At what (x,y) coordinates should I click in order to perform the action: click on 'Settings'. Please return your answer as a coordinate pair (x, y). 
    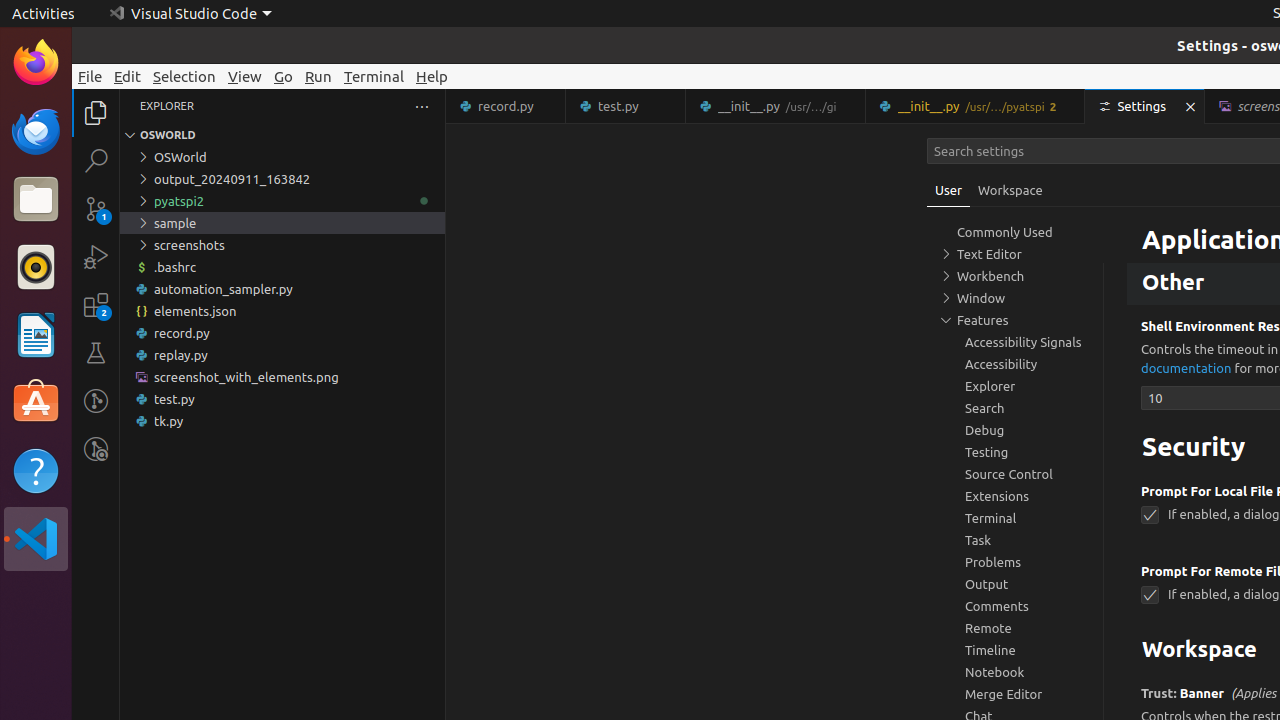
    Looking at the image, I should click on (1145, 106).